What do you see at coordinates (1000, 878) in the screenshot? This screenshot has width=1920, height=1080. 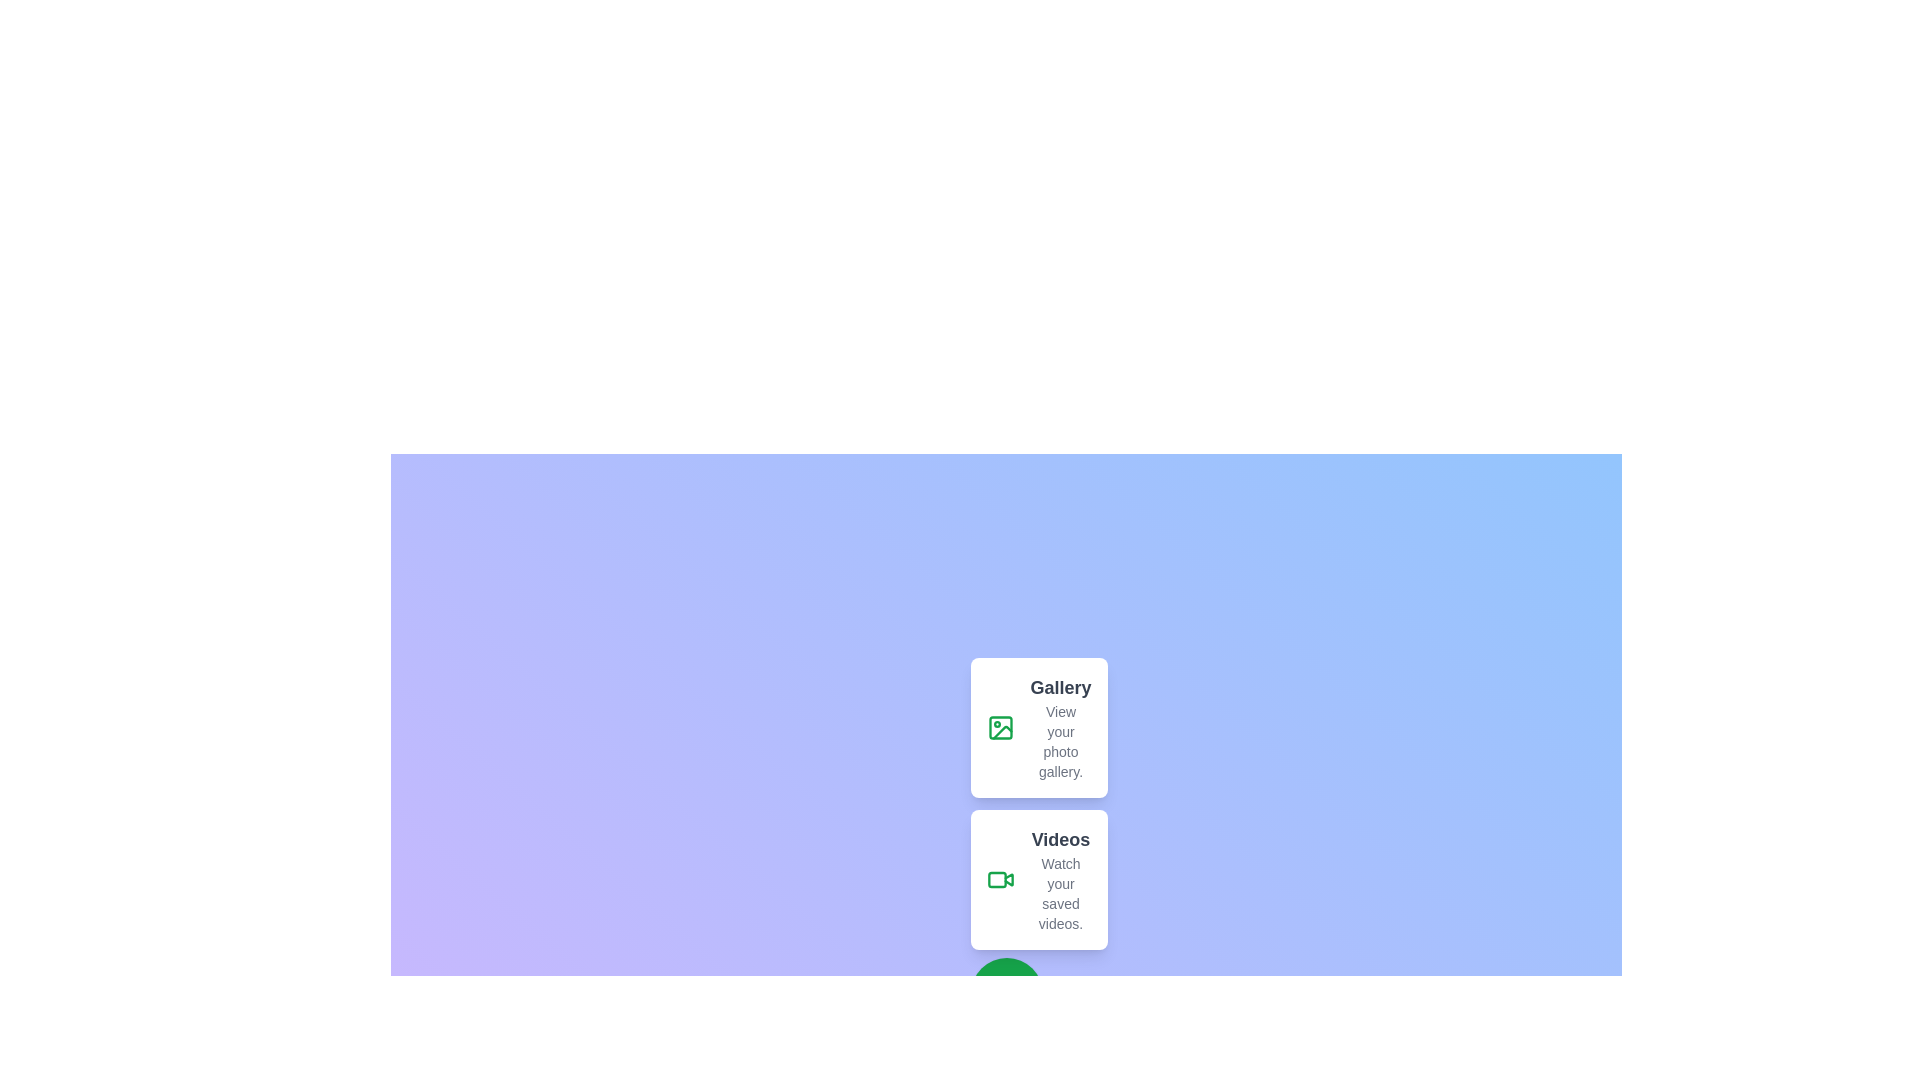 I see `the icon labeled Videos to inspect its visual feedback` at bounding box center [1000, 878].